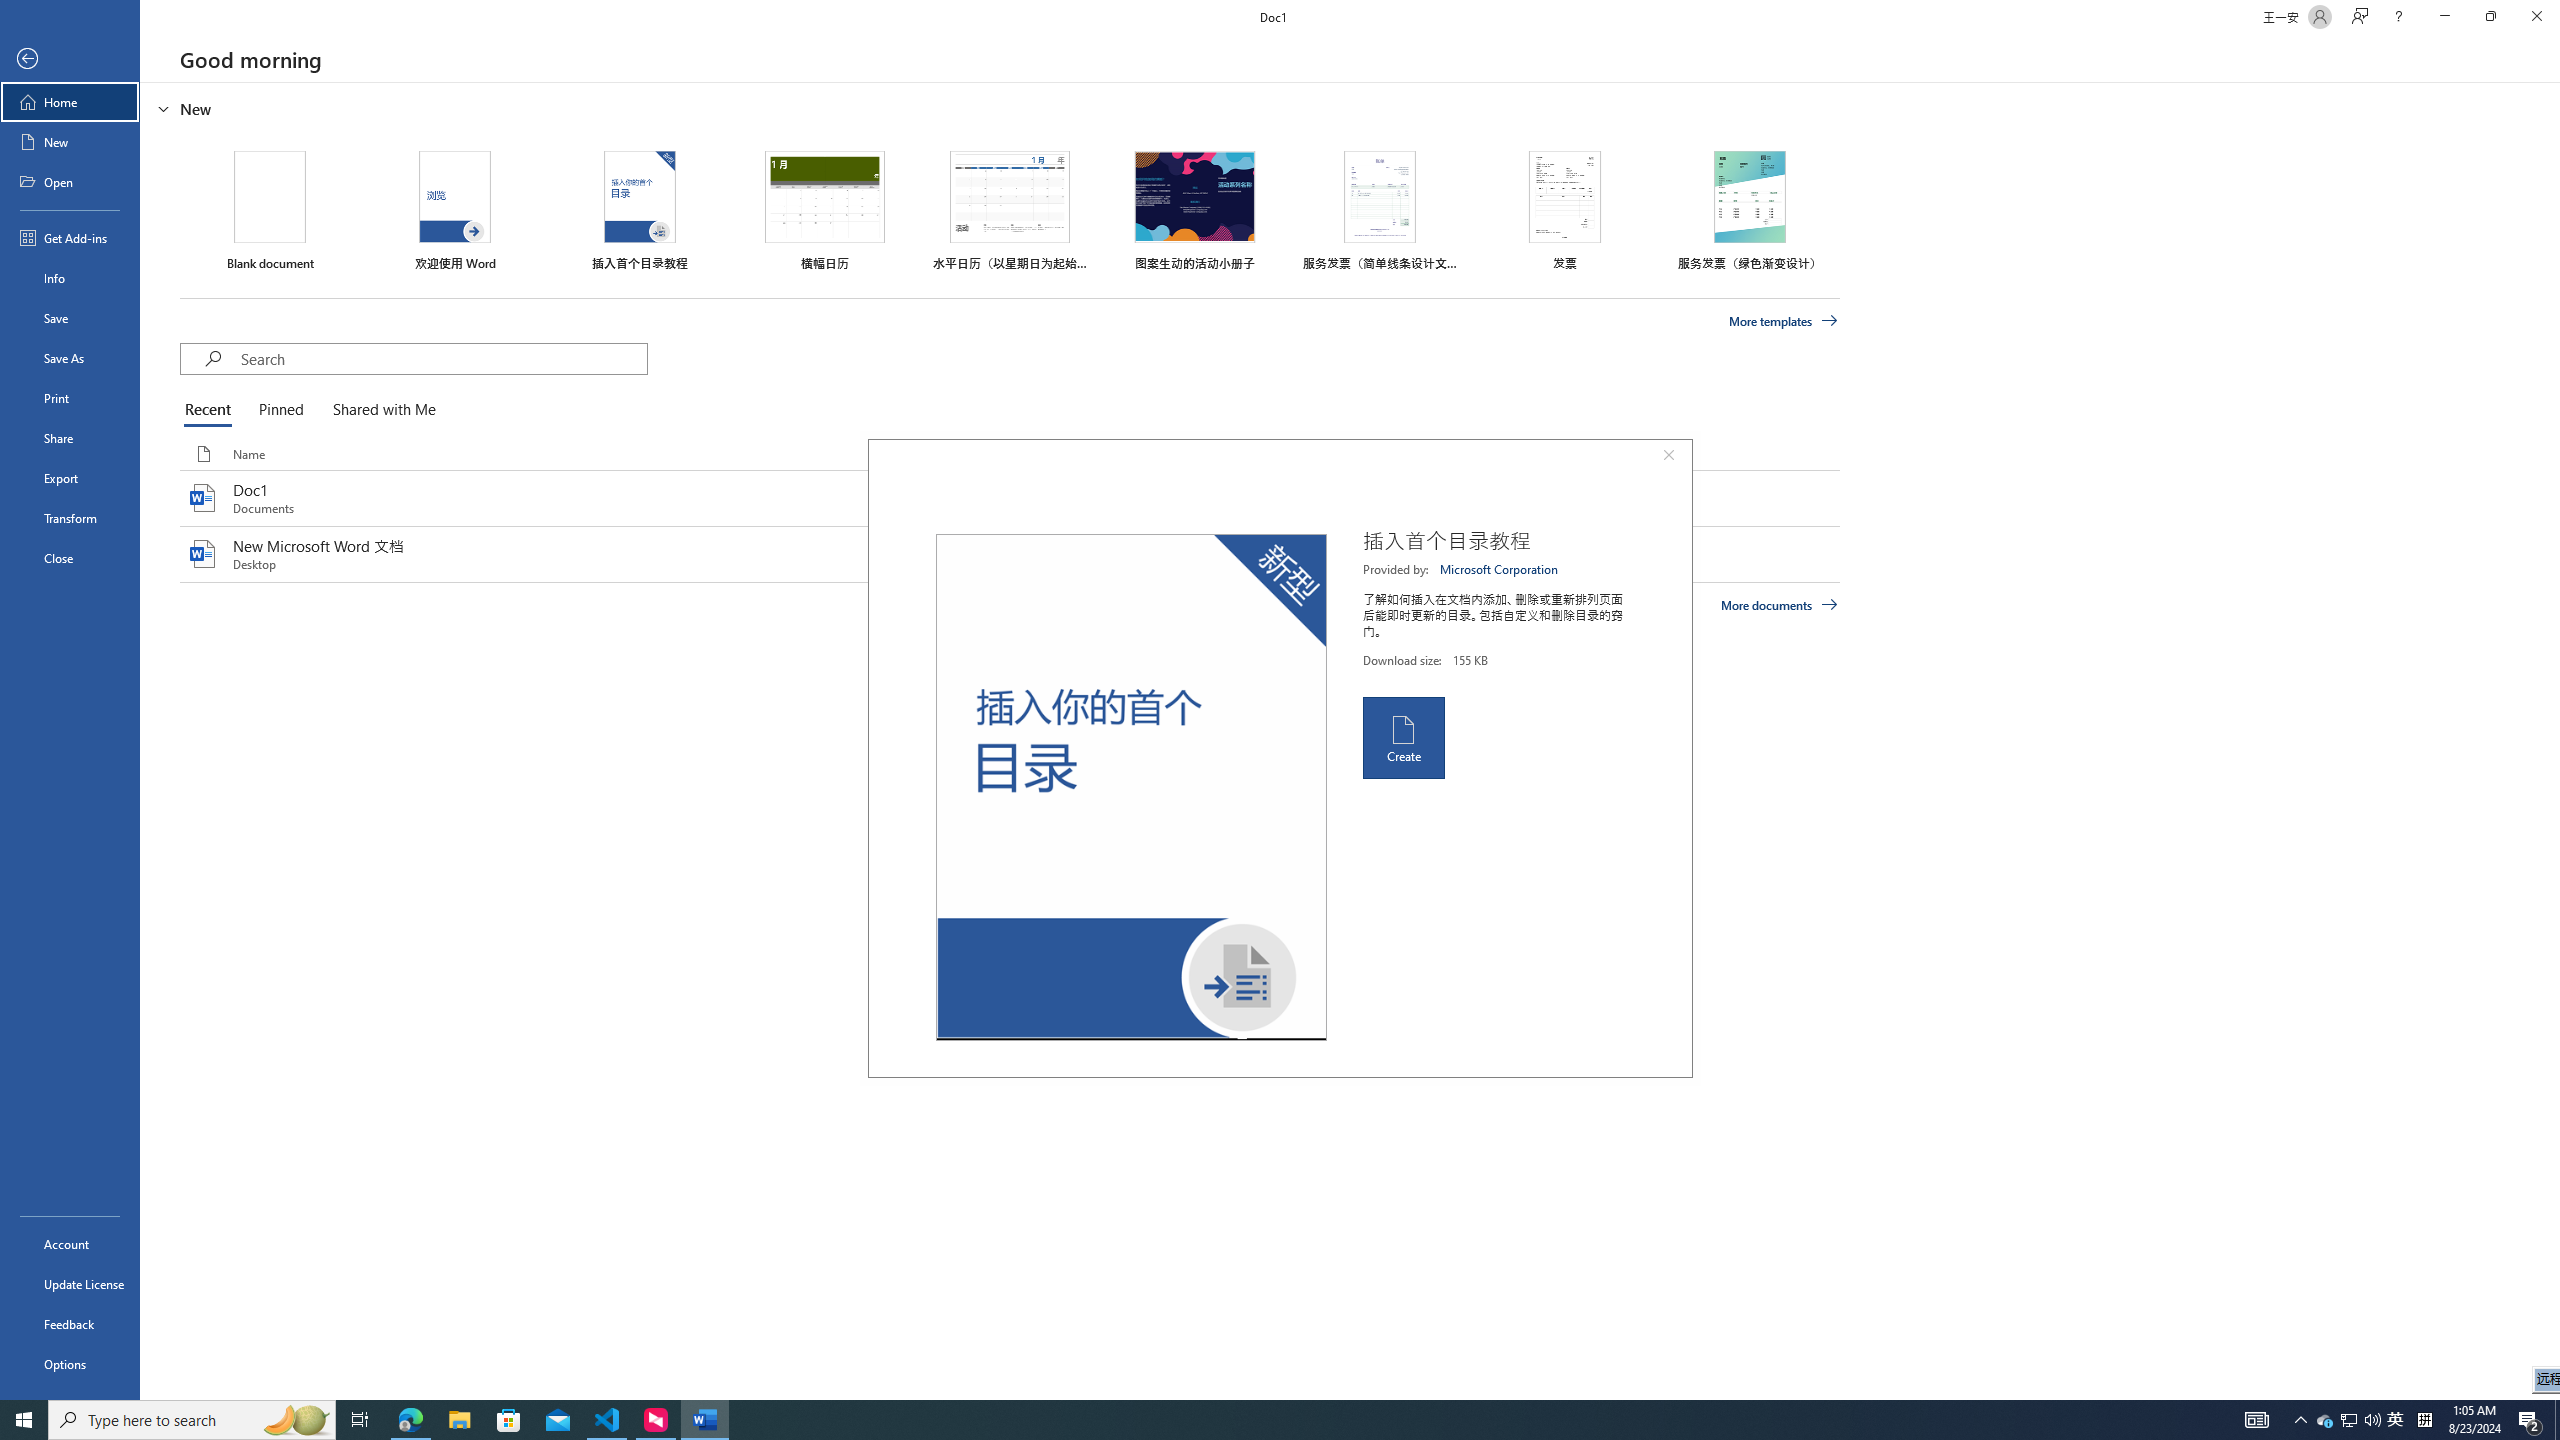  I want to click on 'Export', so click(69, 478).